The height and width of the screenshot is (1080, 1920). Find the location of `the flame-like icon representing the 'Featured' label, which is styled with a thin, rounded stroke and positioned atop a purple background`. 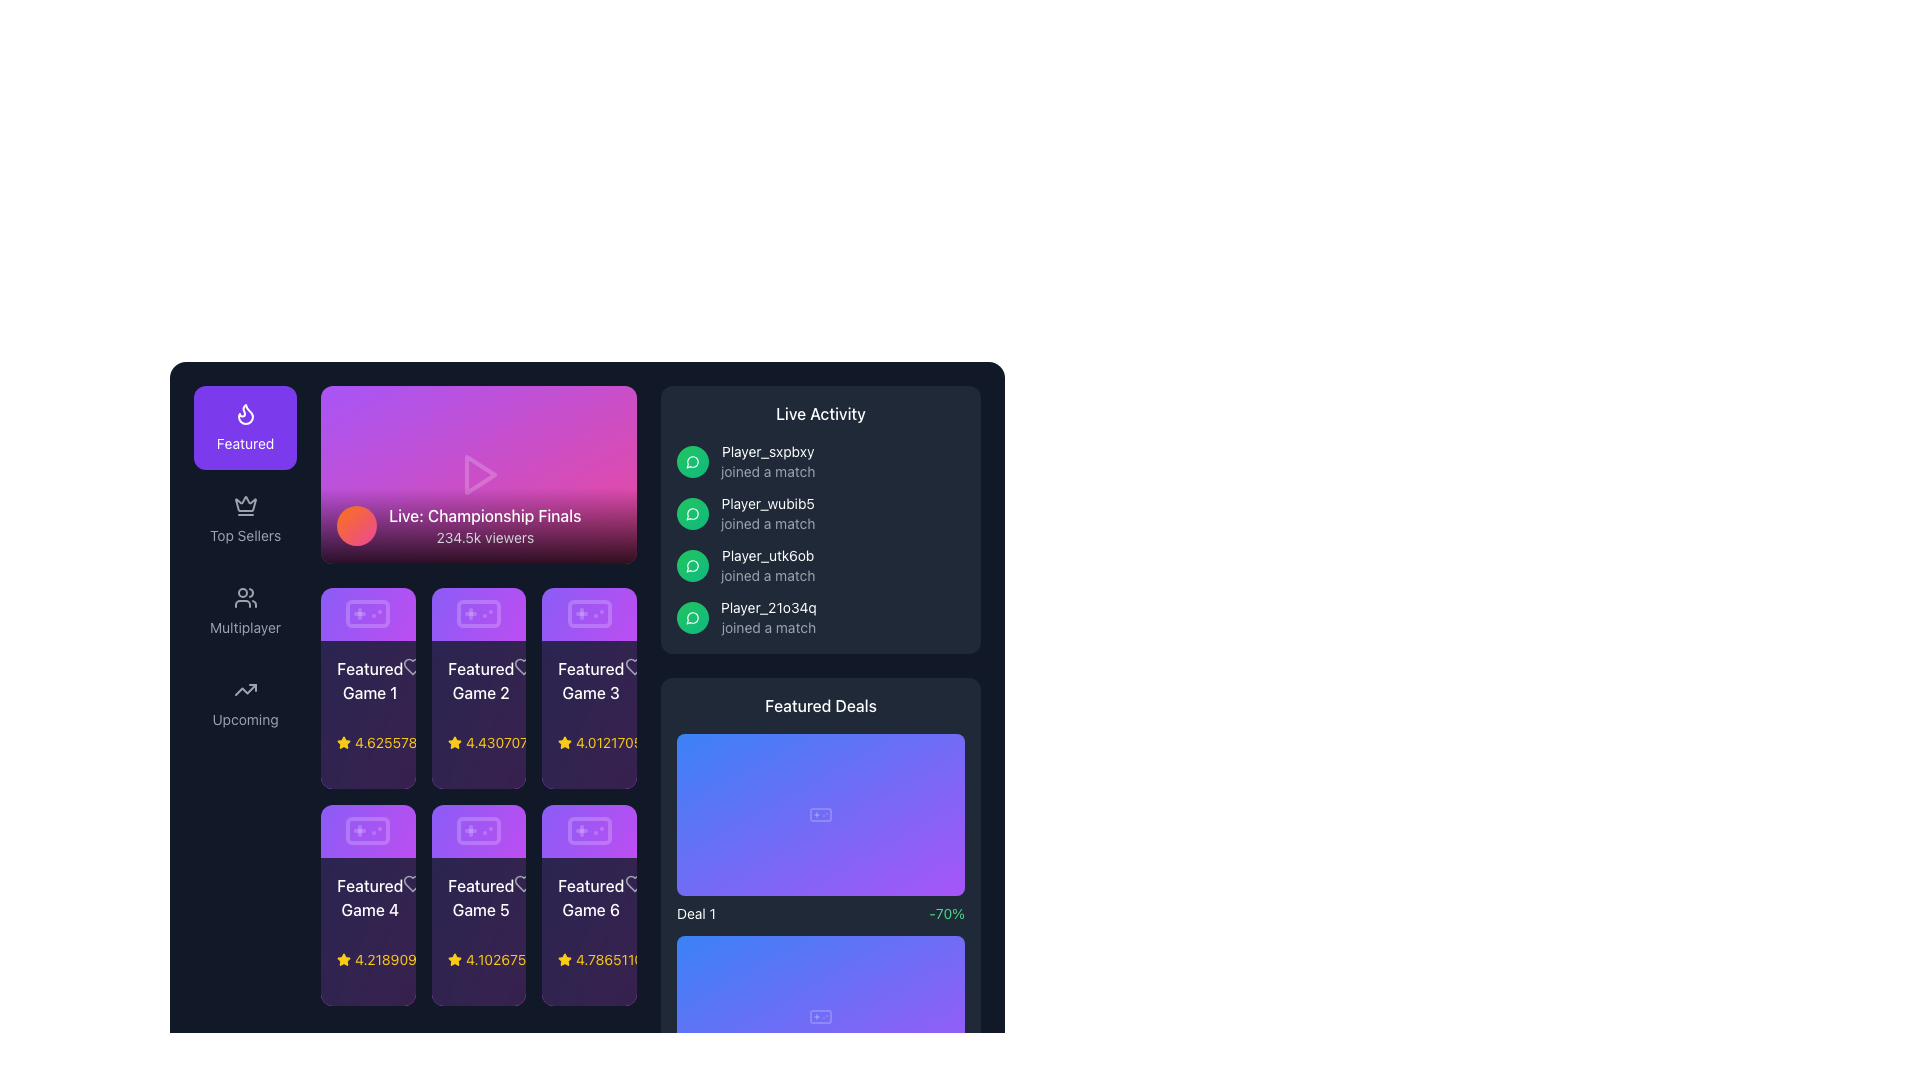

the flame-like icon representing the 'Featured' label, which is styled with a thin, rounded stroke and positioned atop a purple background is located at coordinates (244, 412).